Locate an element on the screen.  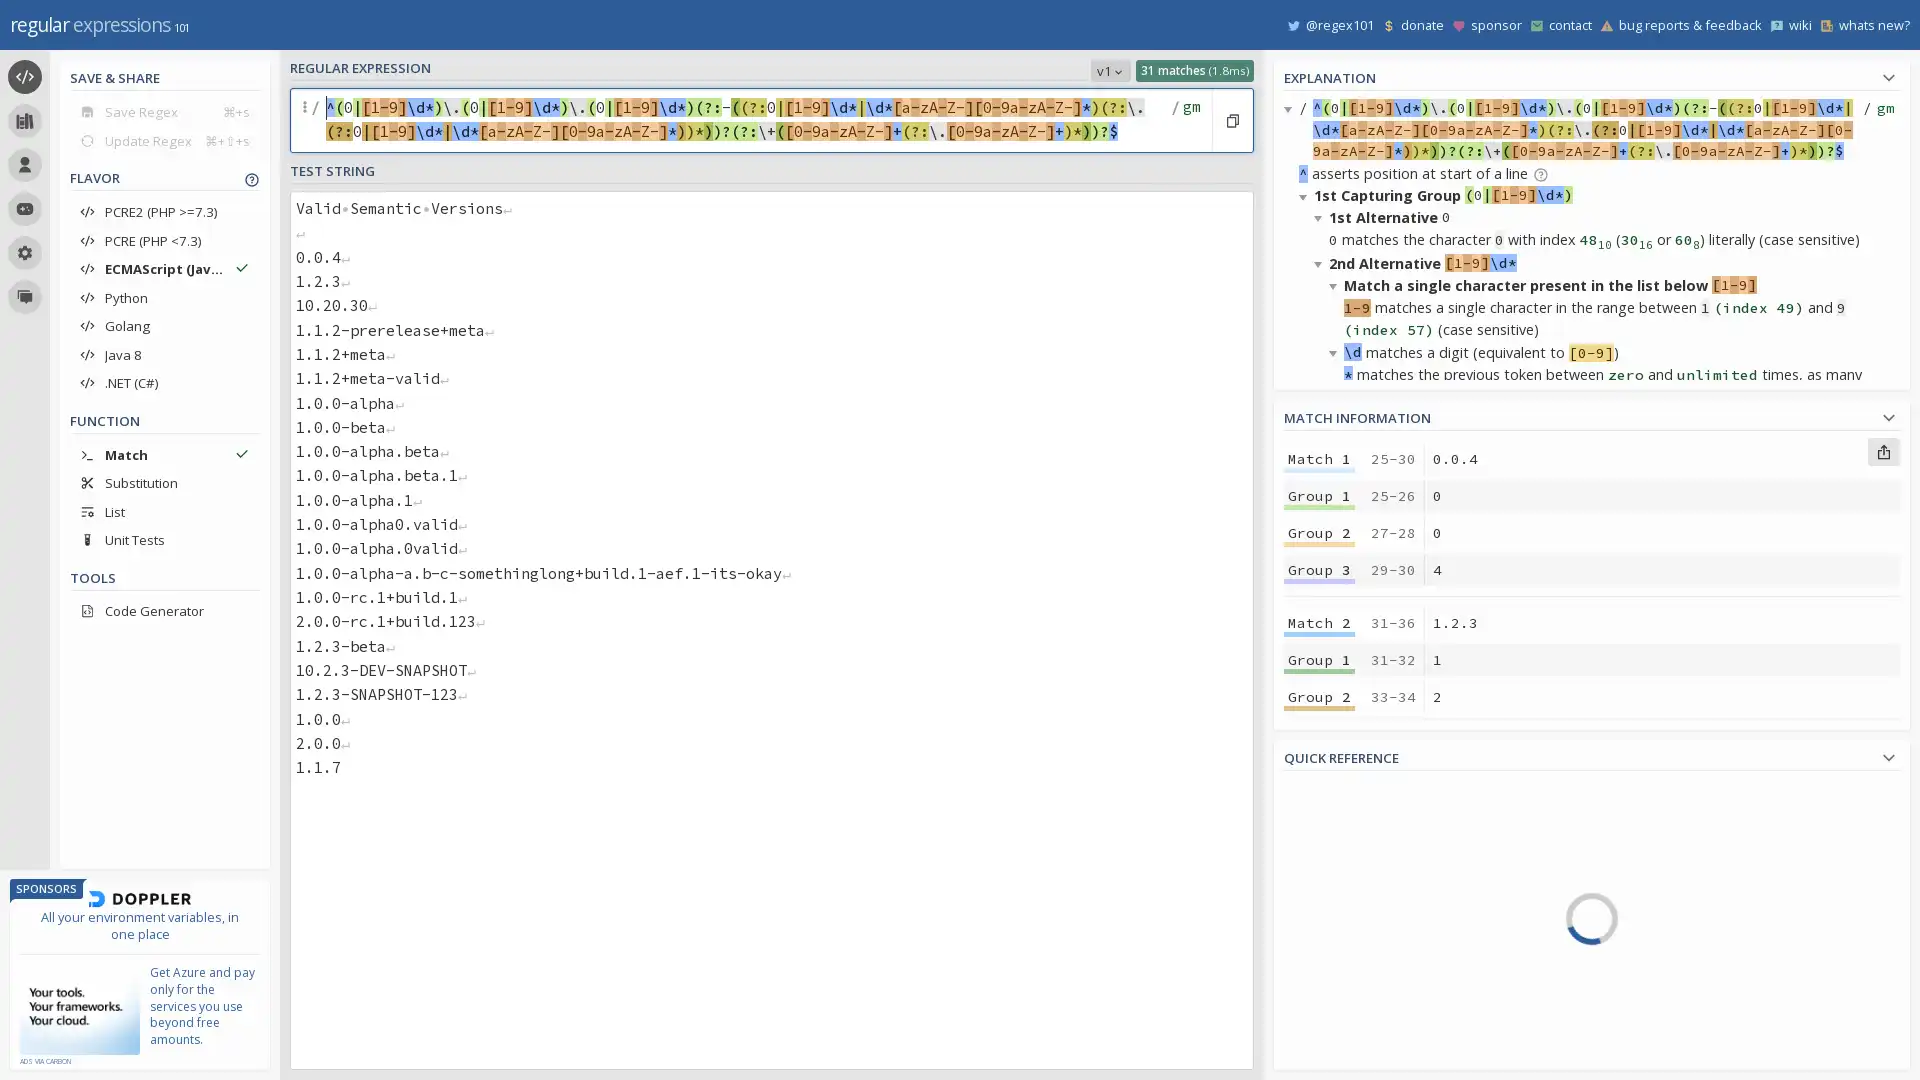
Collapse Subtree is located at coordinates (1306, 196).